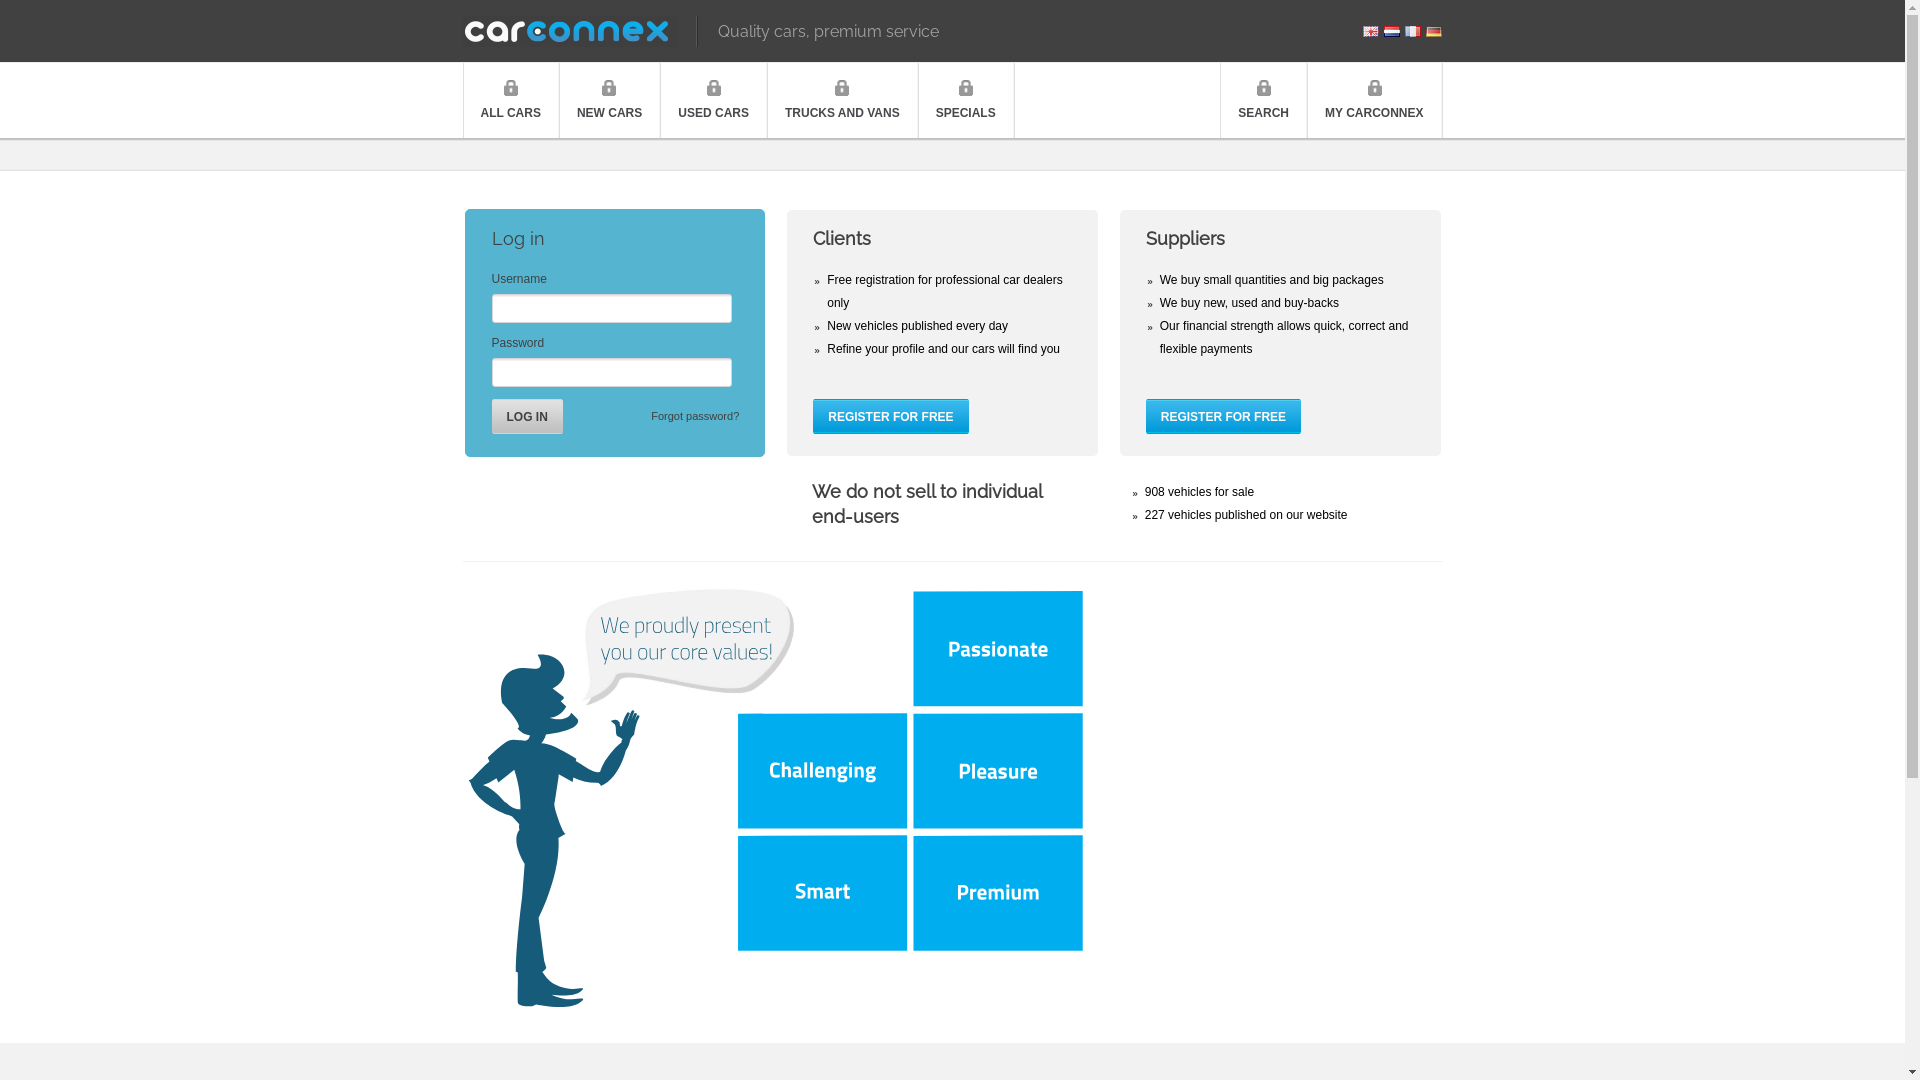 This screenshot has width=1920, height=1080. I want to click on 'USED CARS', so click(713, 100).